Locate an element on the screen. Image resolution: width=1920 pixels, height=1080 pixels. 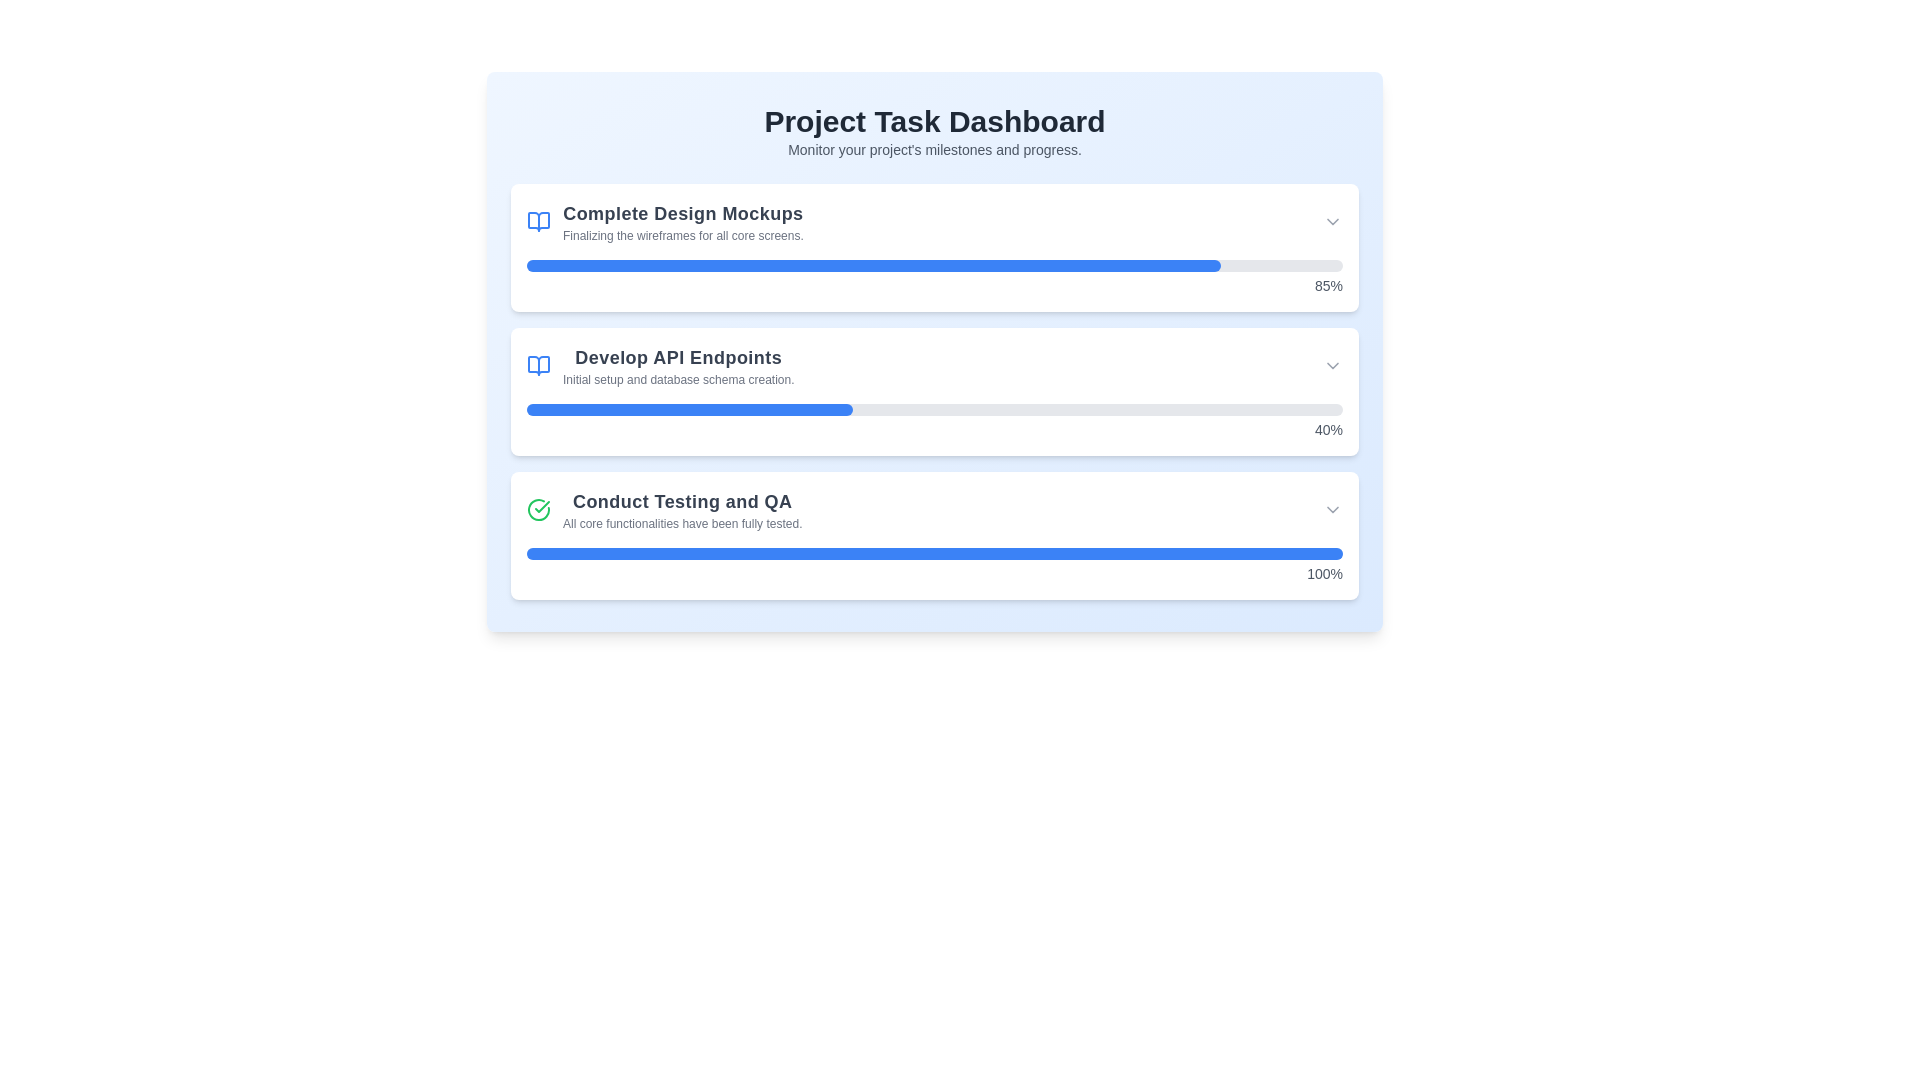
the graphical representation of the 'Develop API Endpoints' icon located at the beginning of its section, positioned directly to the left of the main title text is located at coordinates (538, 366).